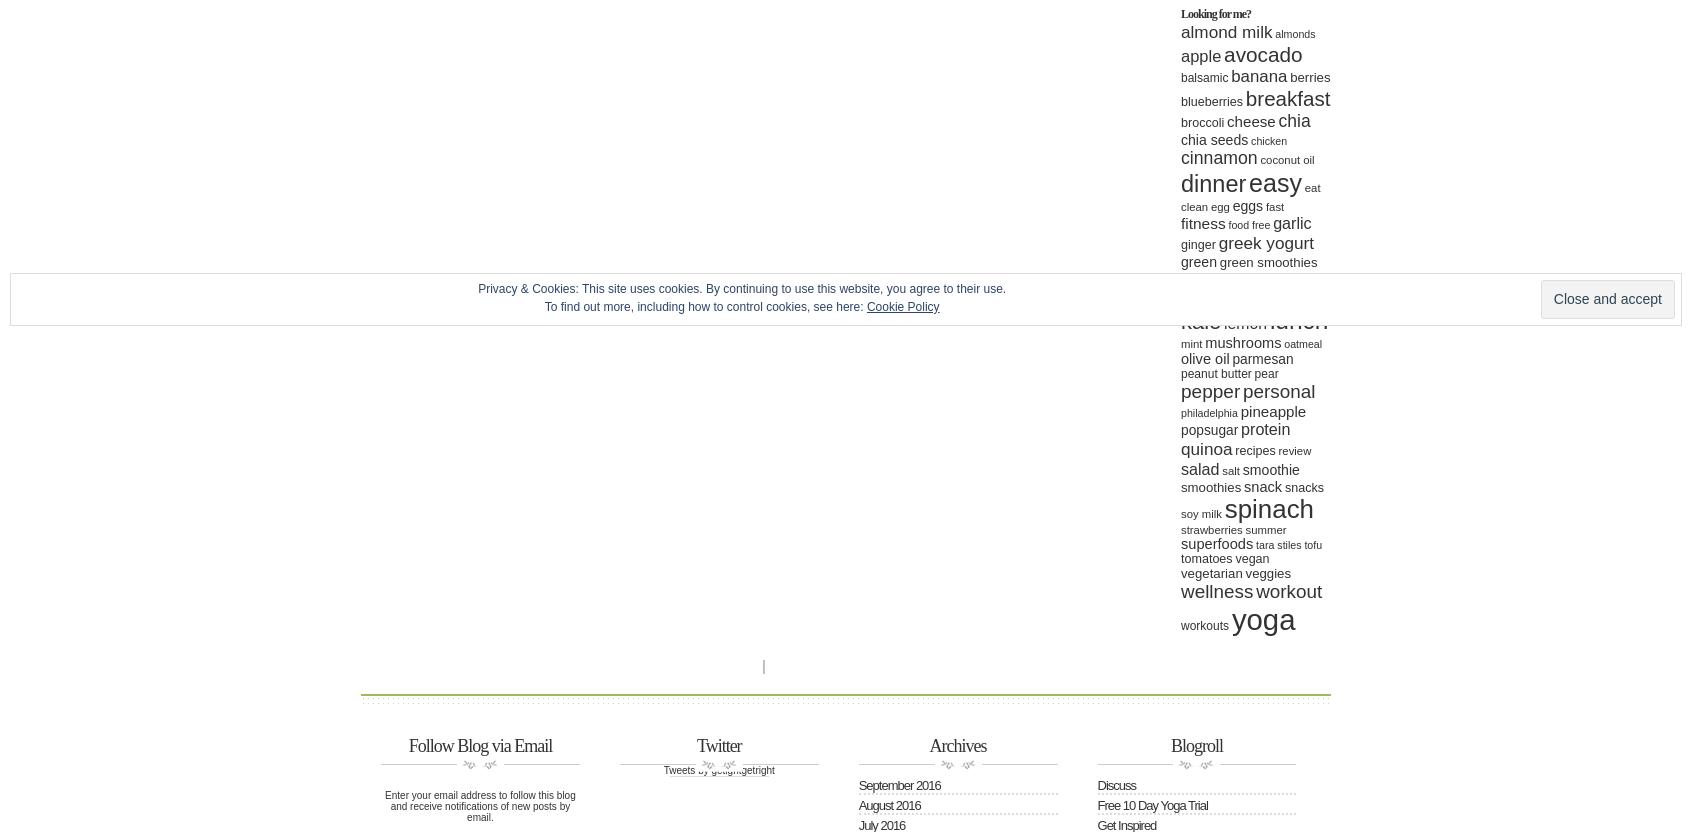  I want to click on 'food', so click(1238, 224).